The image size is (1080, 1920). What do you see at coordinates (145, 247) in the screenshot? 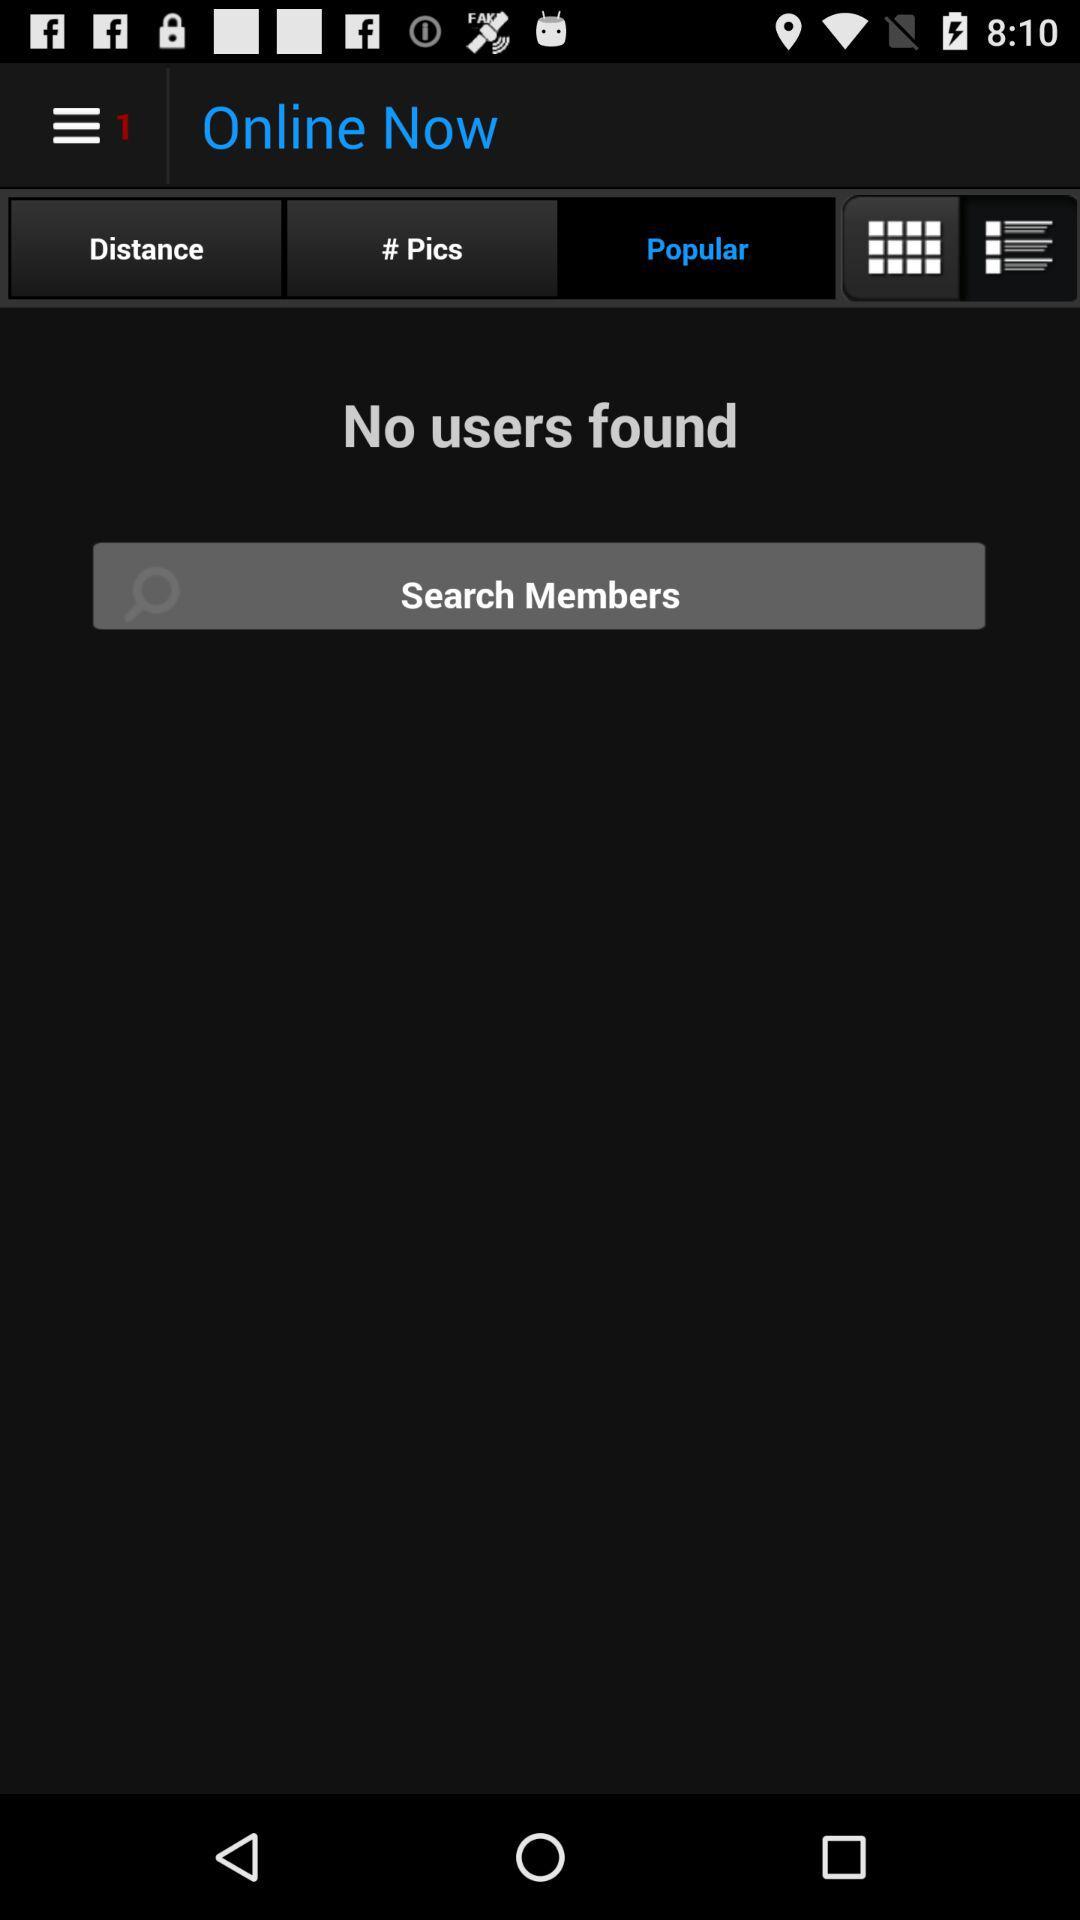
I see `icon below online now icon` at bounding box center [145, 247].